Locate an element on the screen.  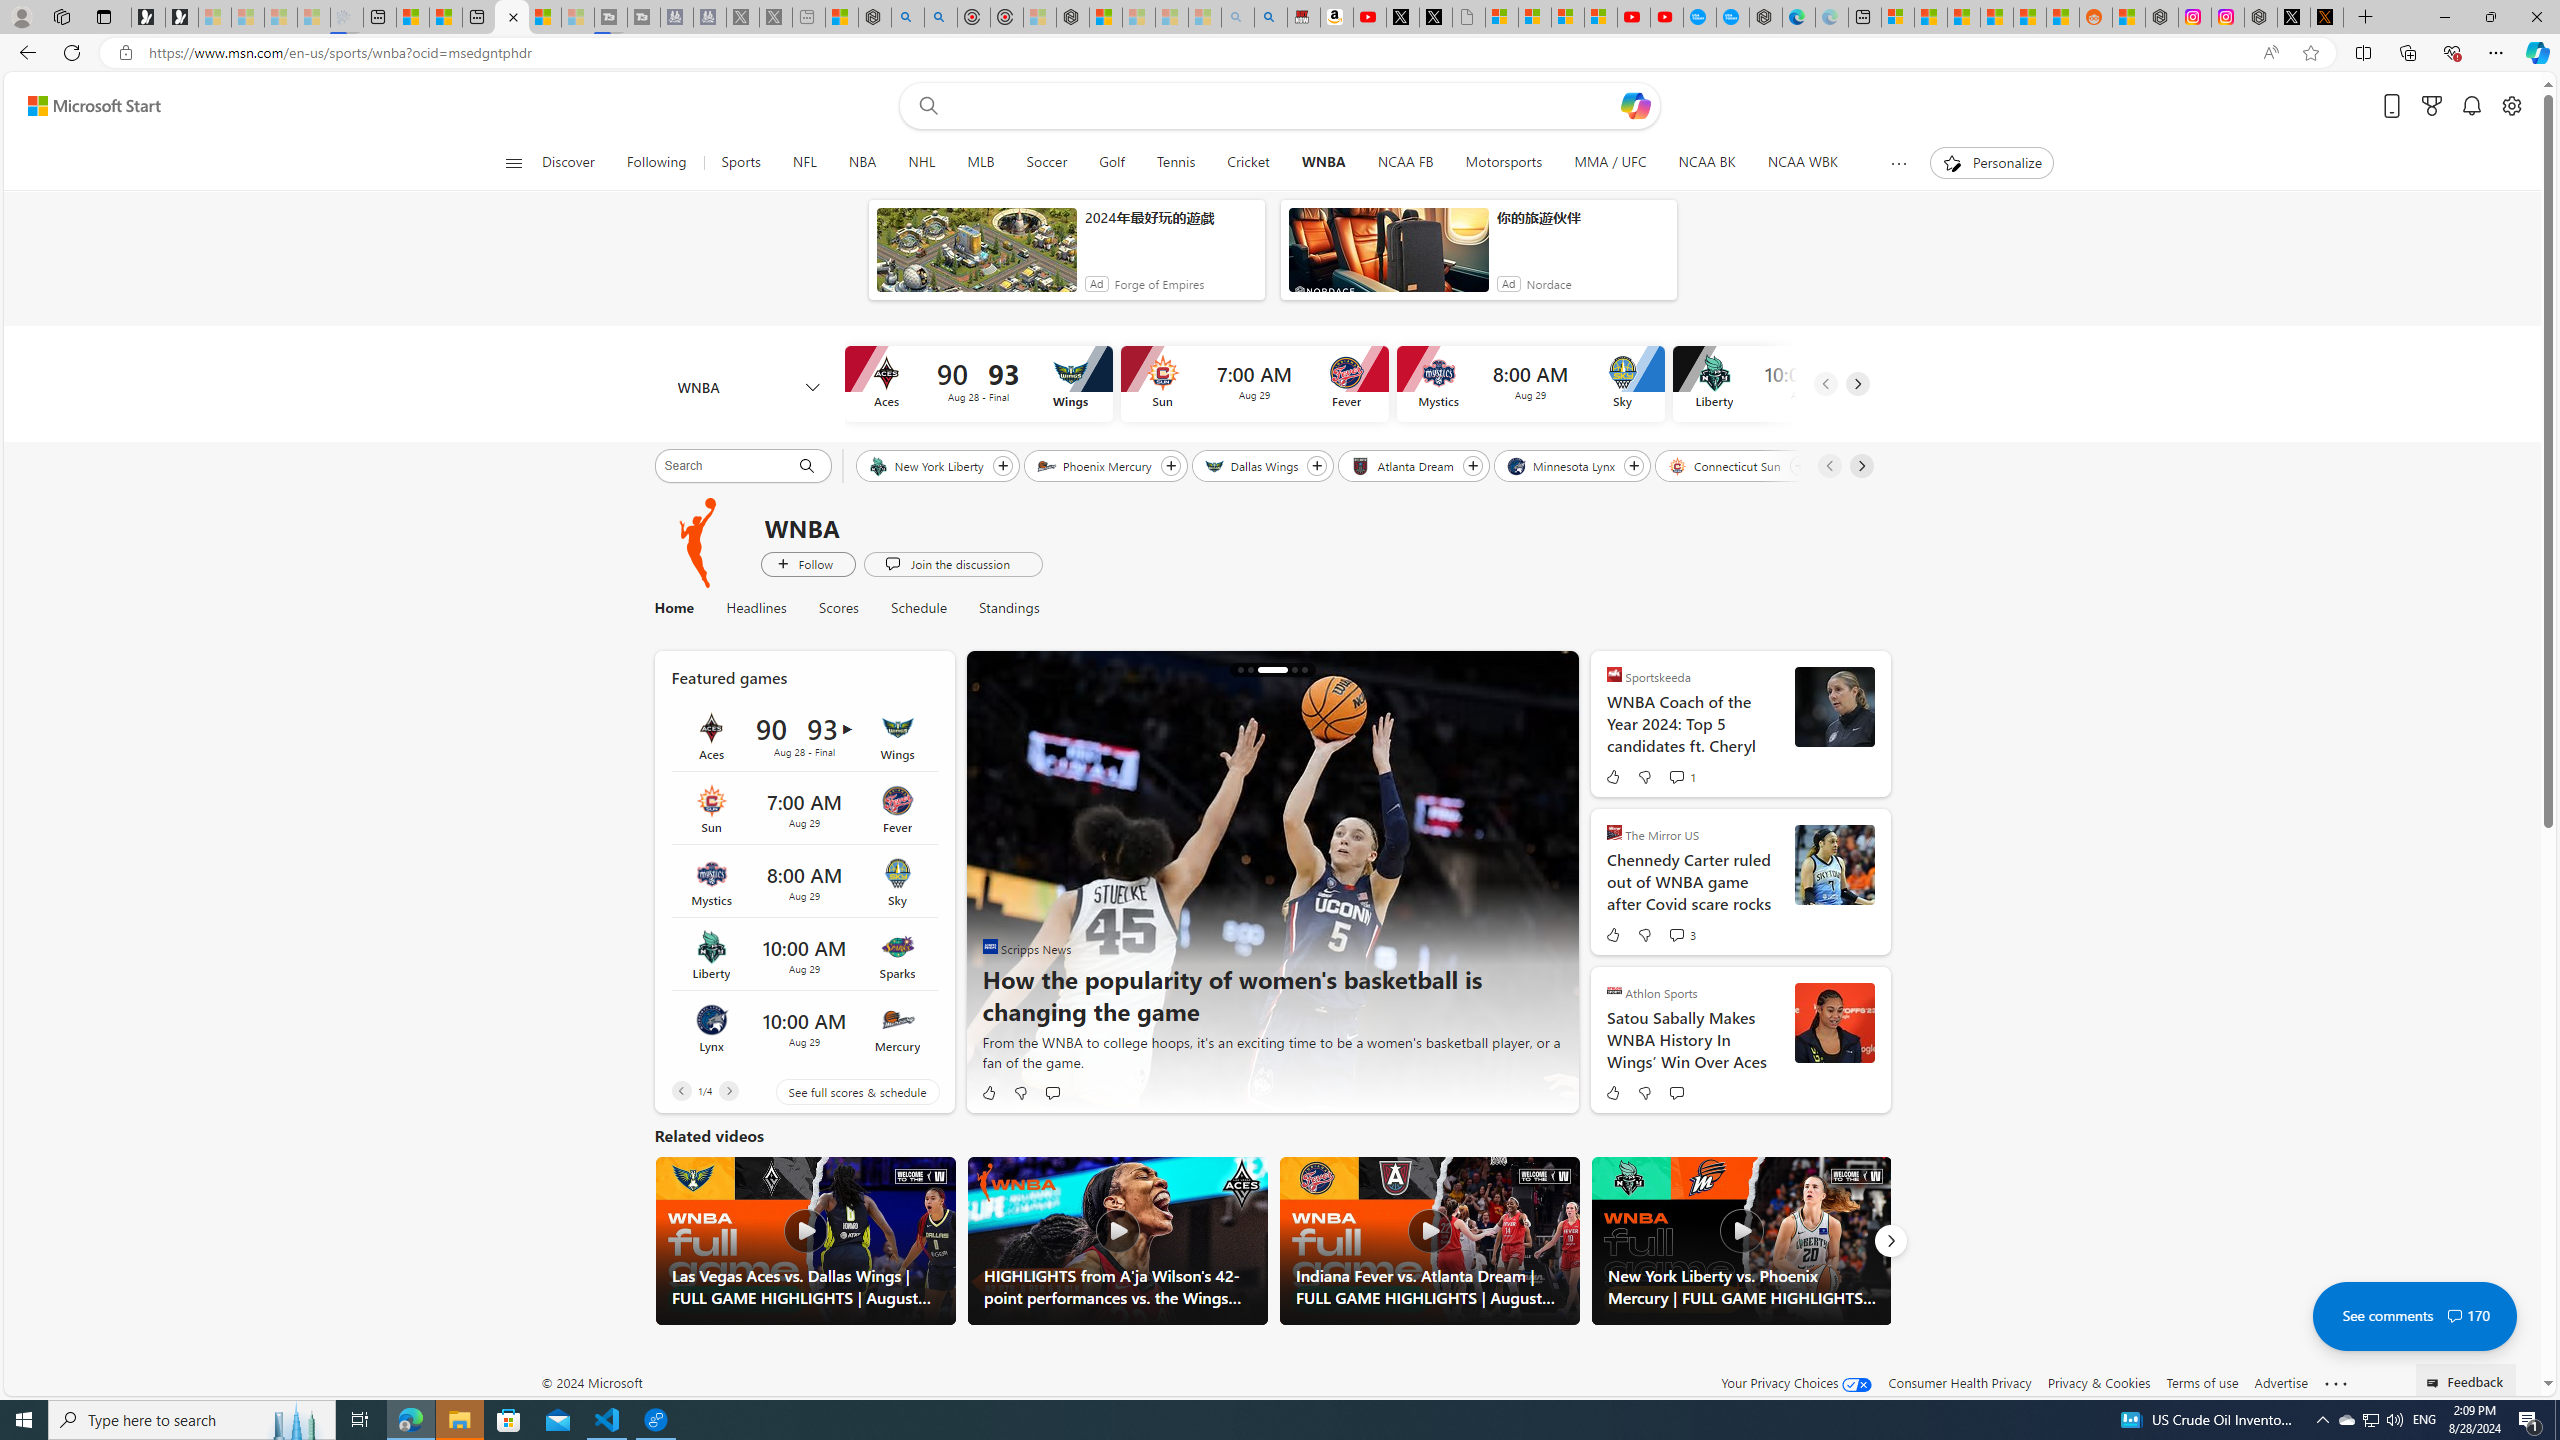
'poe ++ standard - Search' is located at coordinates (939, 16).